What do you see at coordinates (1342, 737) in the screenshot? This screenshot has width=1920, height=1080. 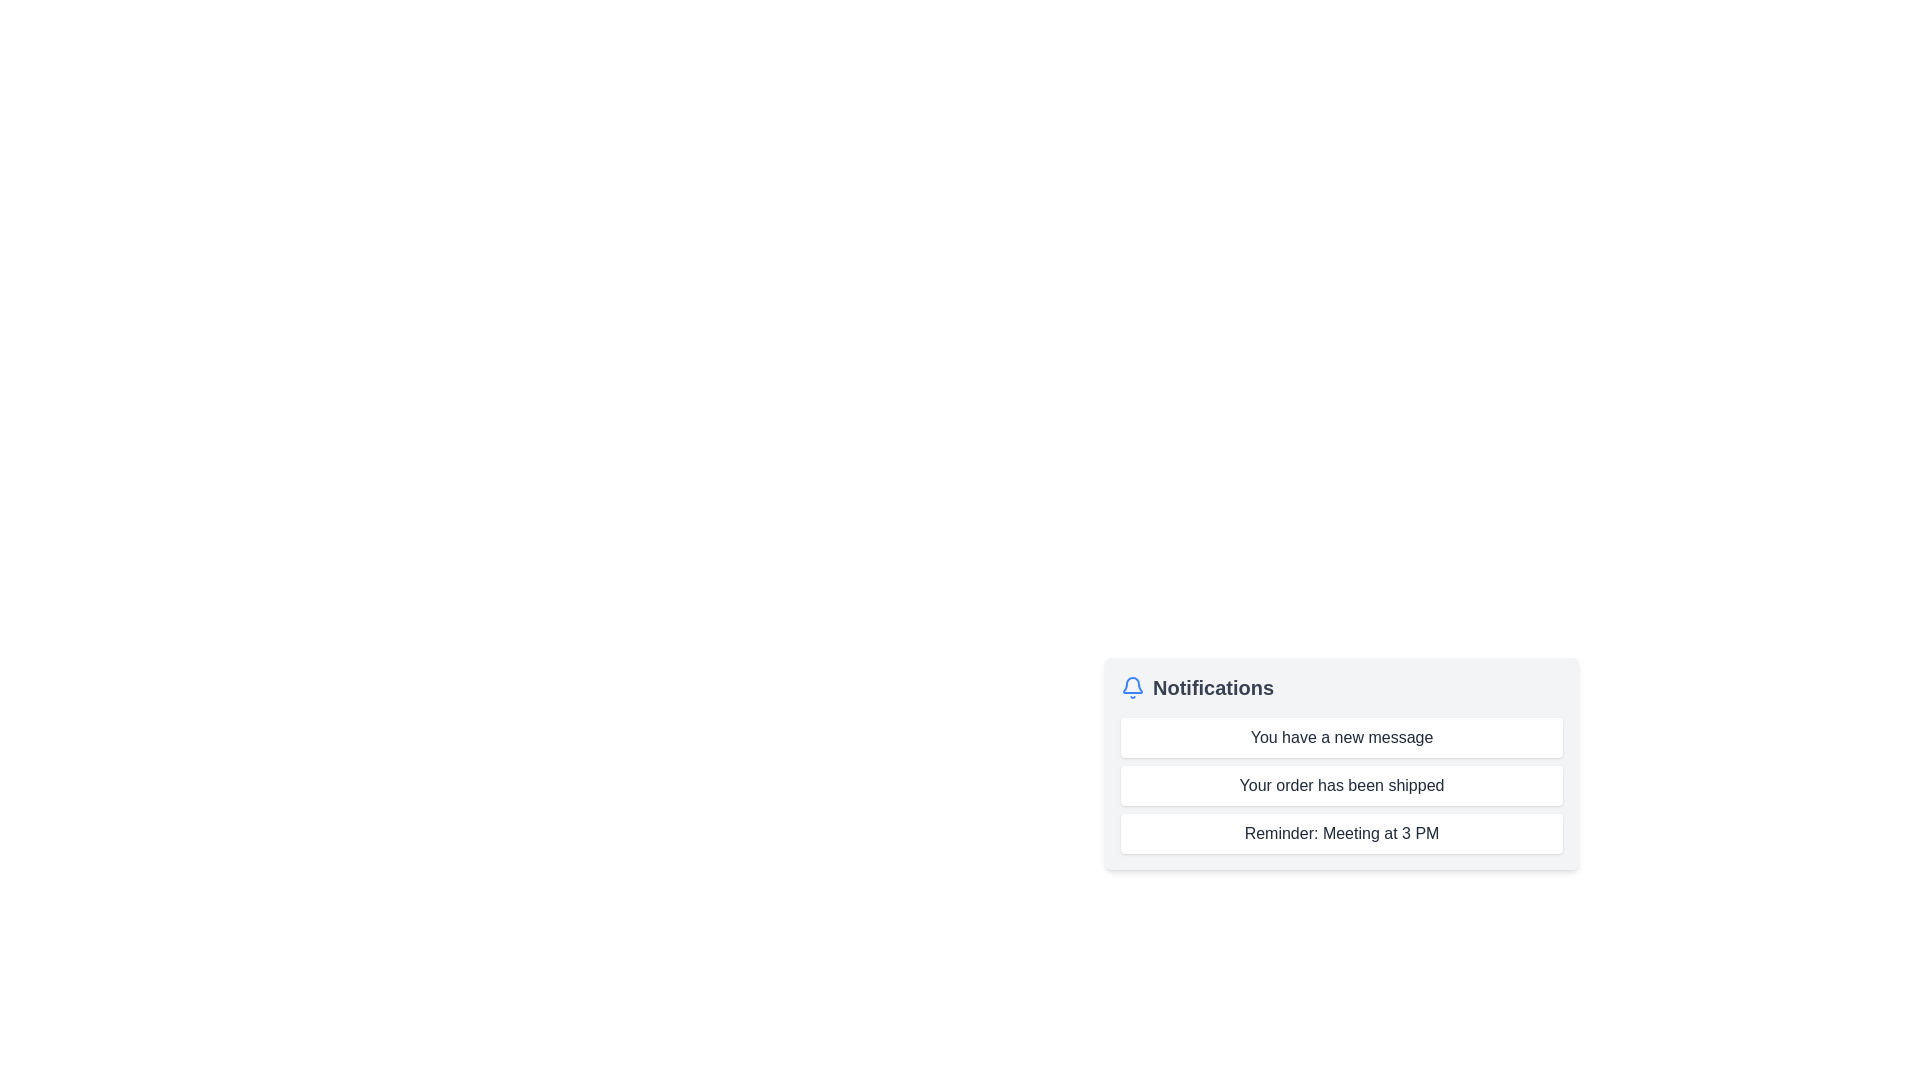 I see `the first notification entry in the notification panel, which informs the user about a new message notification` at bounding box center [1342, 737].